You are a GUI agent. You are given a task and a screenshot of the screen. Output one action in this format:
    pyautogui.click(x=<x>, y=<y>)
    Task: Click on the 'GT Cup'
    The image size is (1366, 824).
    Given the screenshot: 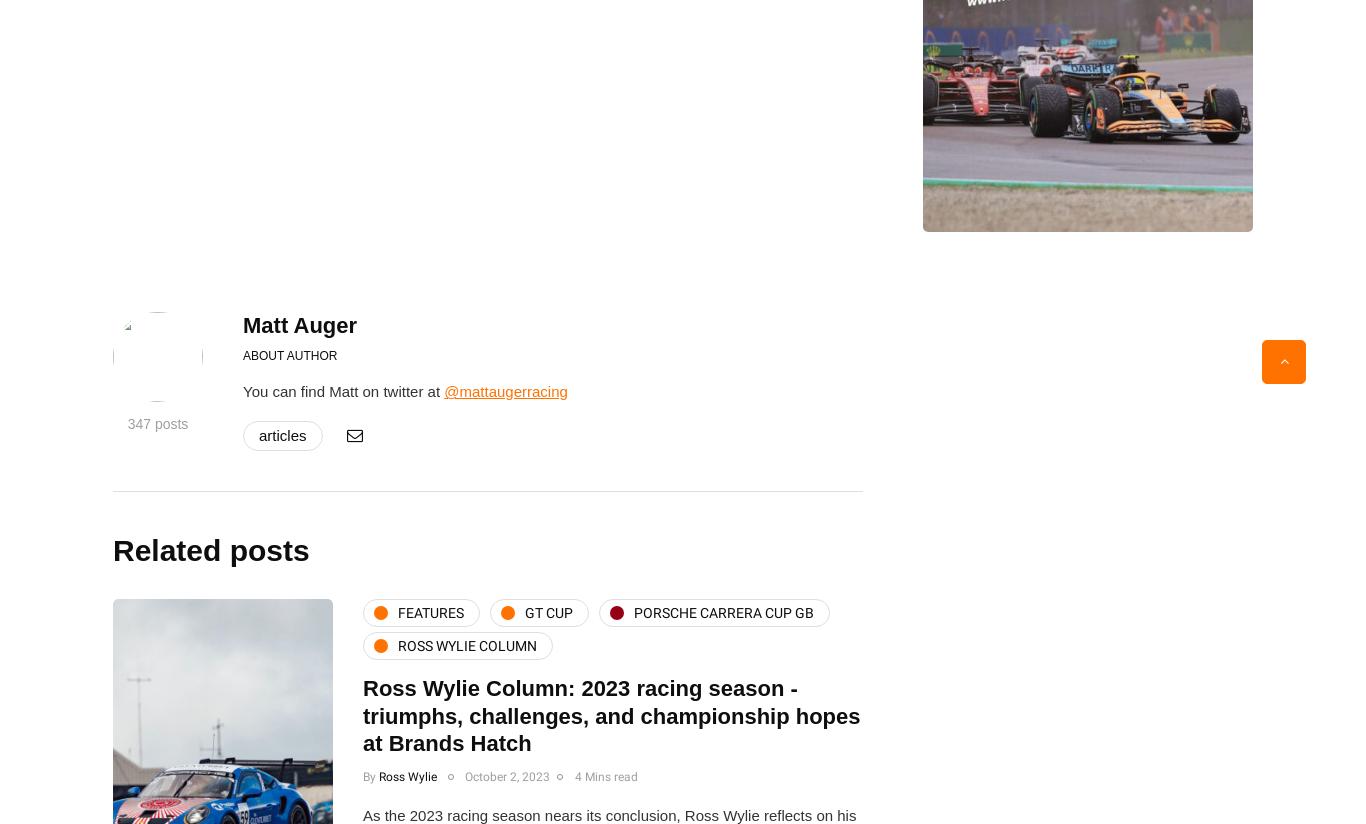 What is the action you would take?
    pyautogui.click(x=548, y=611)
    